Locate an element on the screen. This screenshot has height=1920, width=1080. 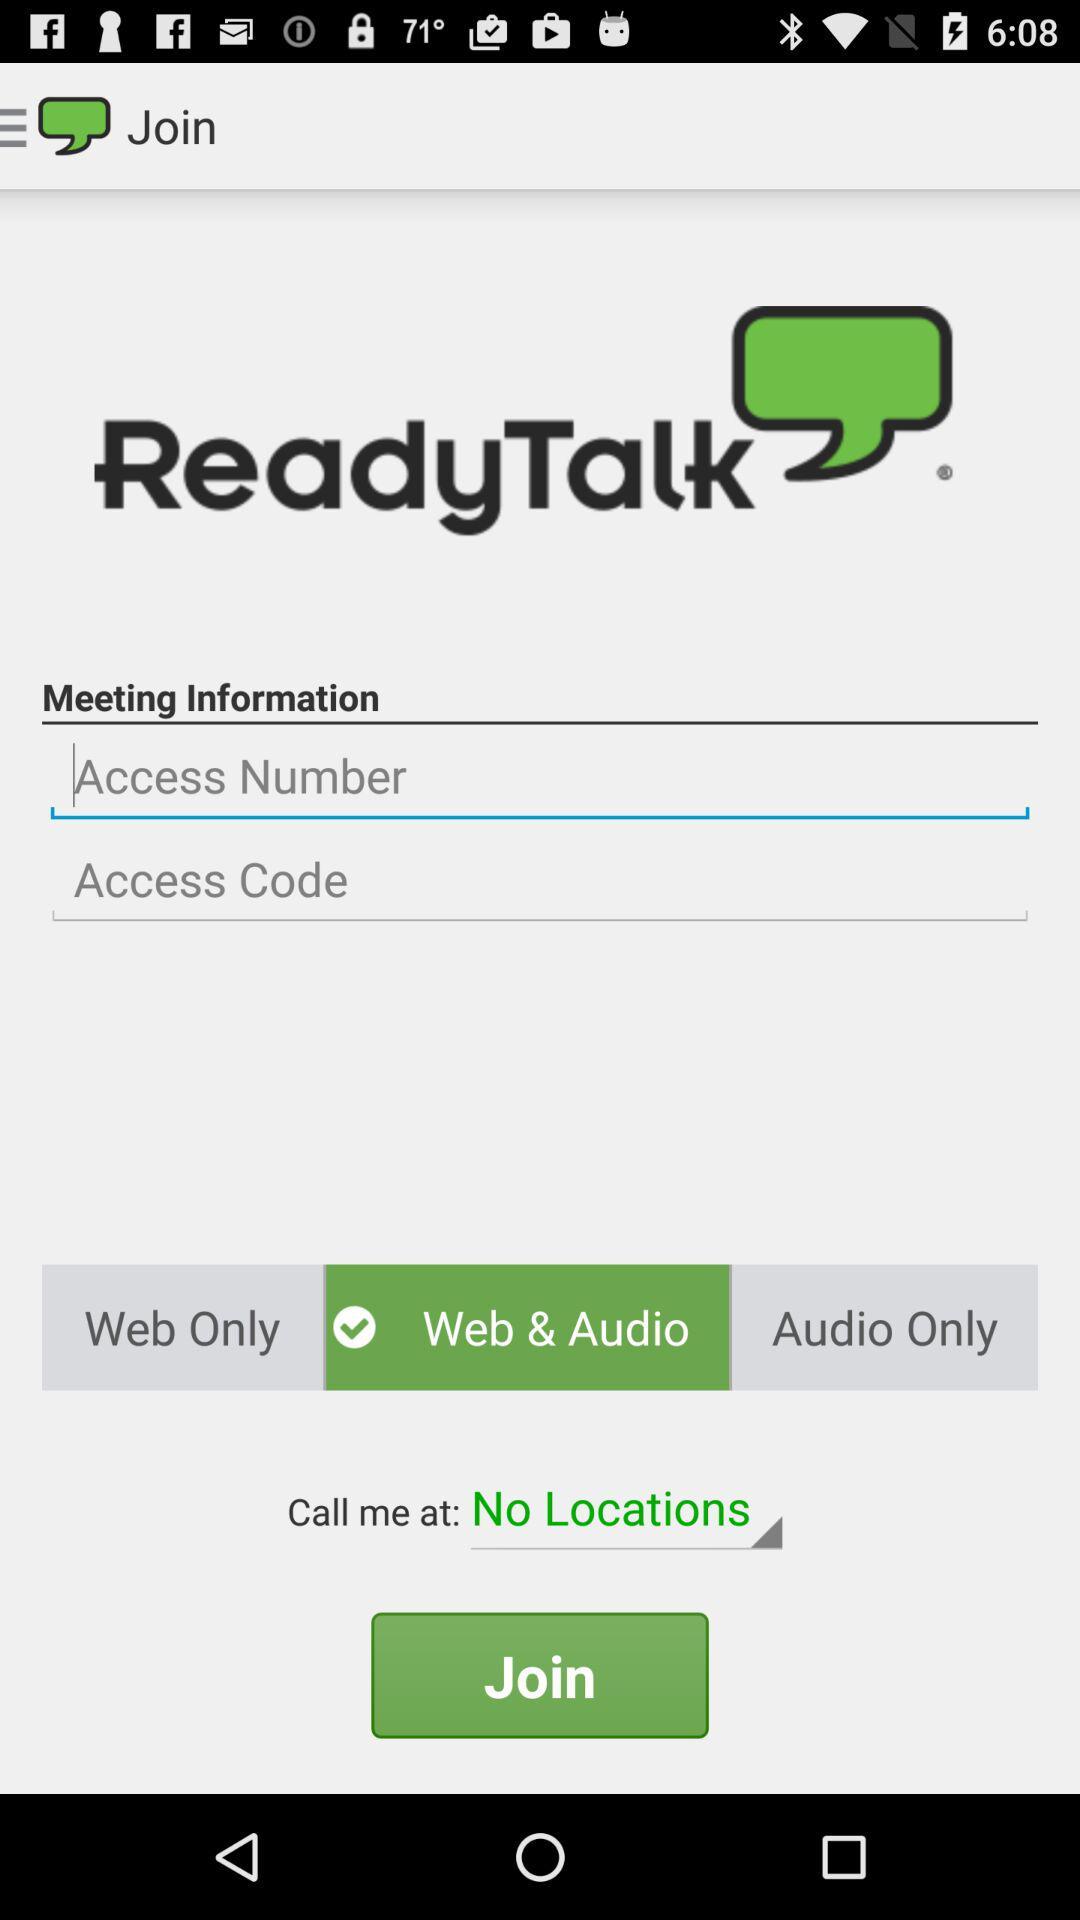
text field is located at coordinates (540, 775).